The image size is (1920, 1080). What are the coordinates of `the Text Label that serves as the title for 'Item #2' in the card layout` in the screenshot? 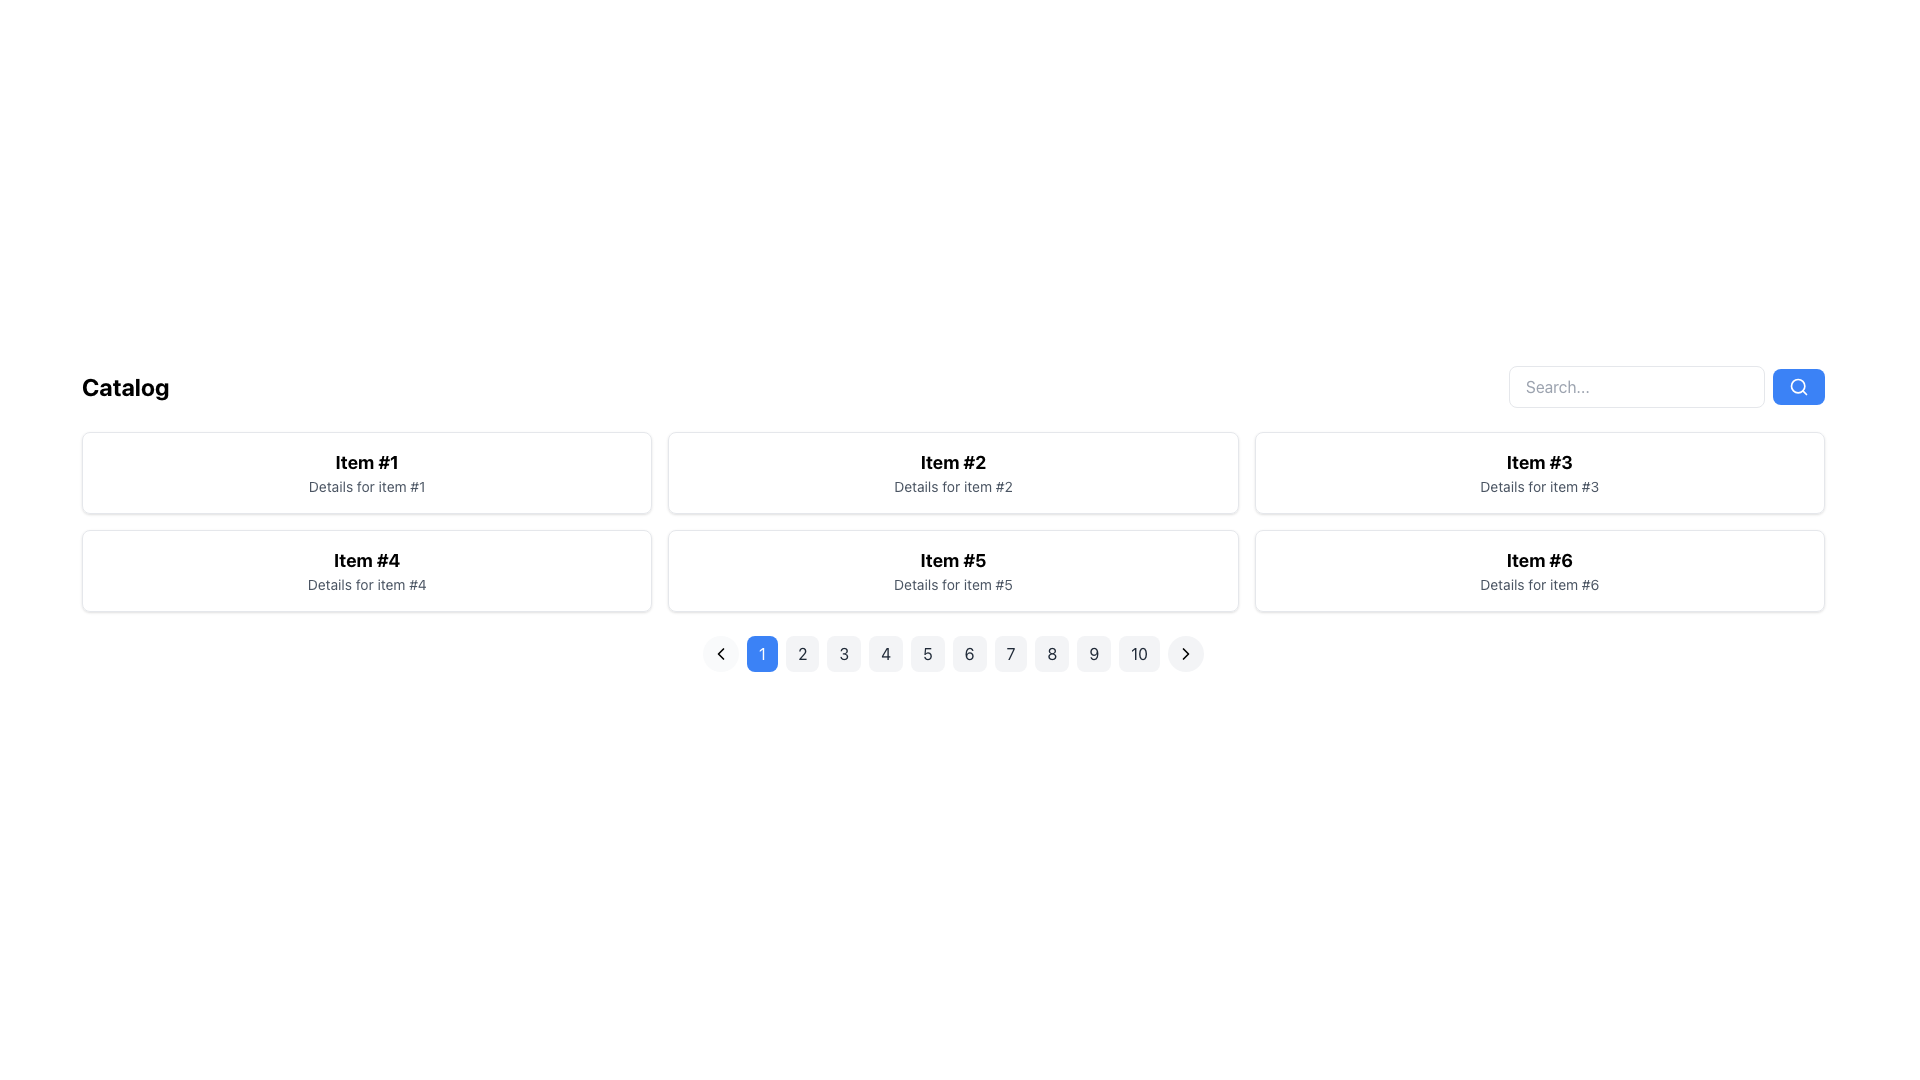 It's located at (952, 462).